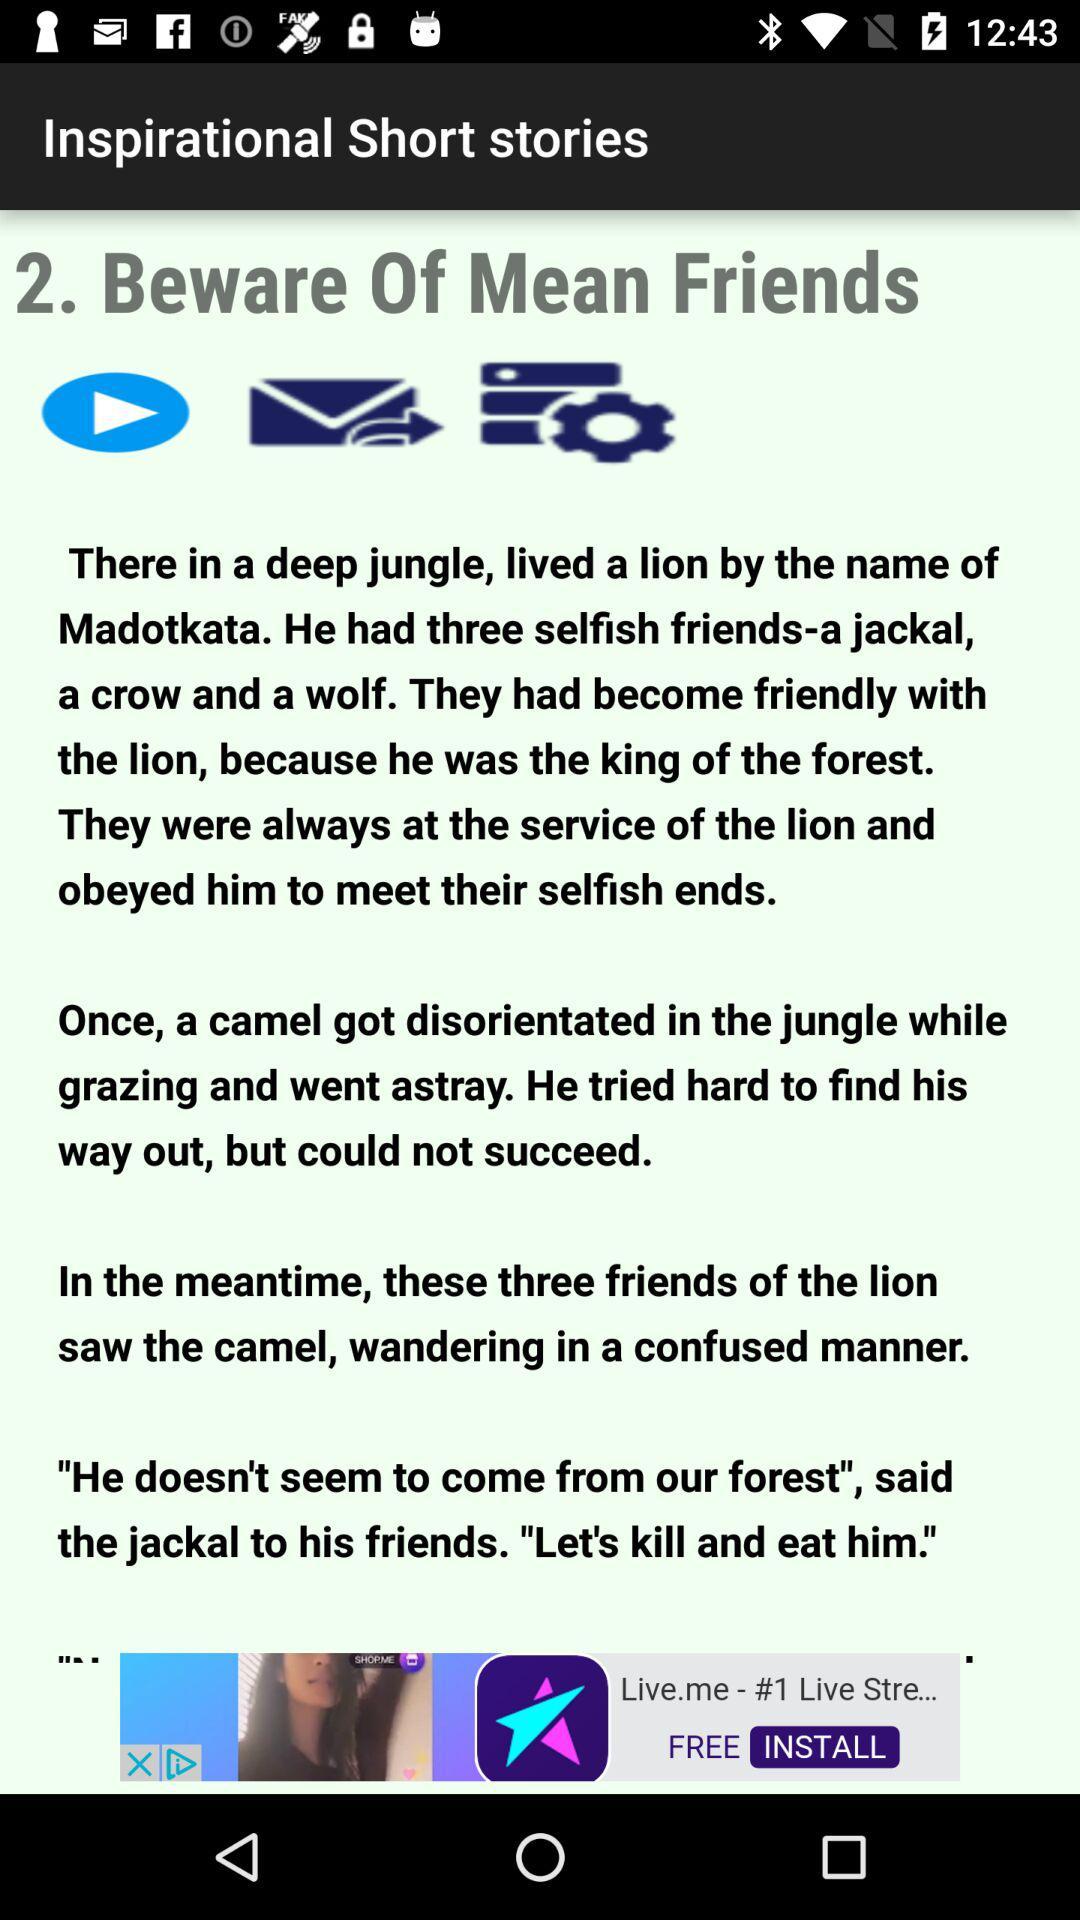  I want to click on message button, so click(345, 411).